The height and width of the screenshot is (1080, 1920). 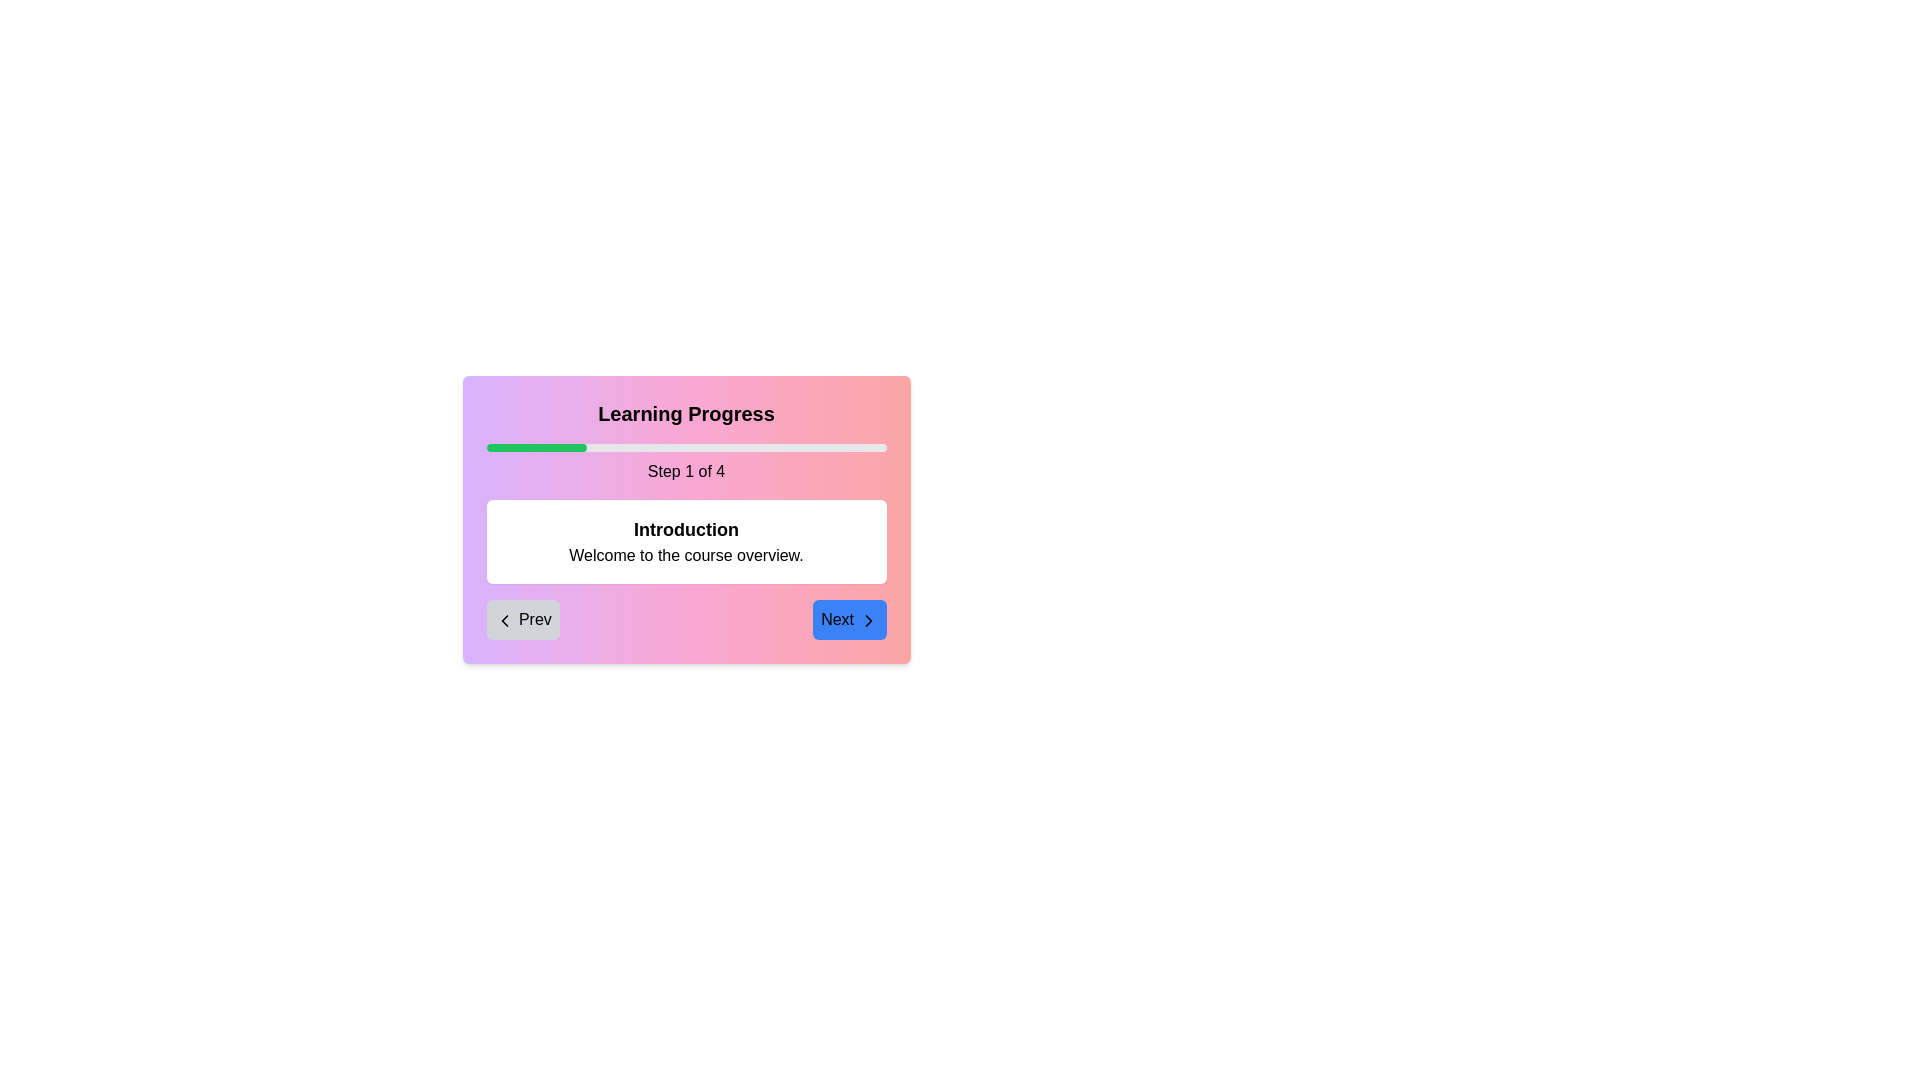 What do you see at coordinates (686, 528) in the screenshot?
I see `heading 'Introduction' which is displayed in bold and larger font style, centered within its card-like component above the text 'Welcome to the course overview.'` at bounding box center [686, 528].